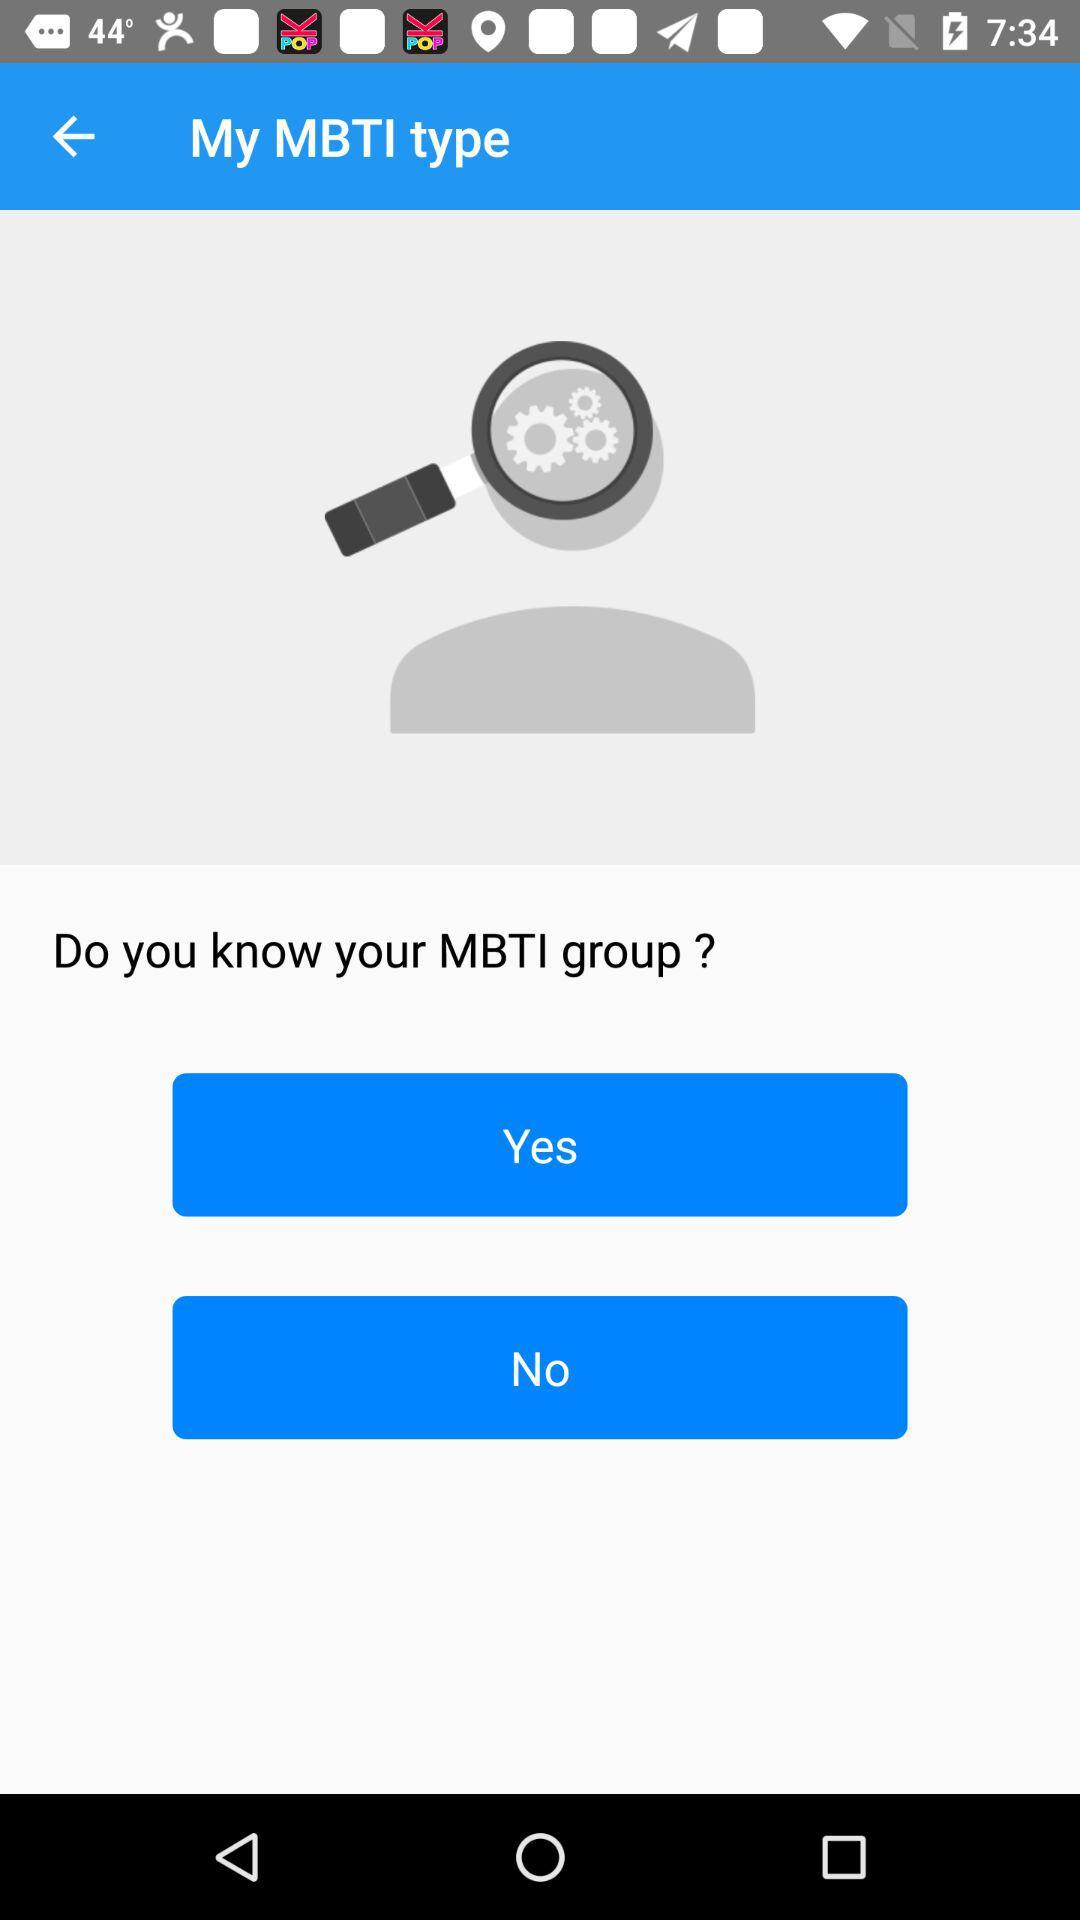 Image resolution: width=1080 pixels, height=1920 pixels. I want to click on the no, so click(540, 1366).